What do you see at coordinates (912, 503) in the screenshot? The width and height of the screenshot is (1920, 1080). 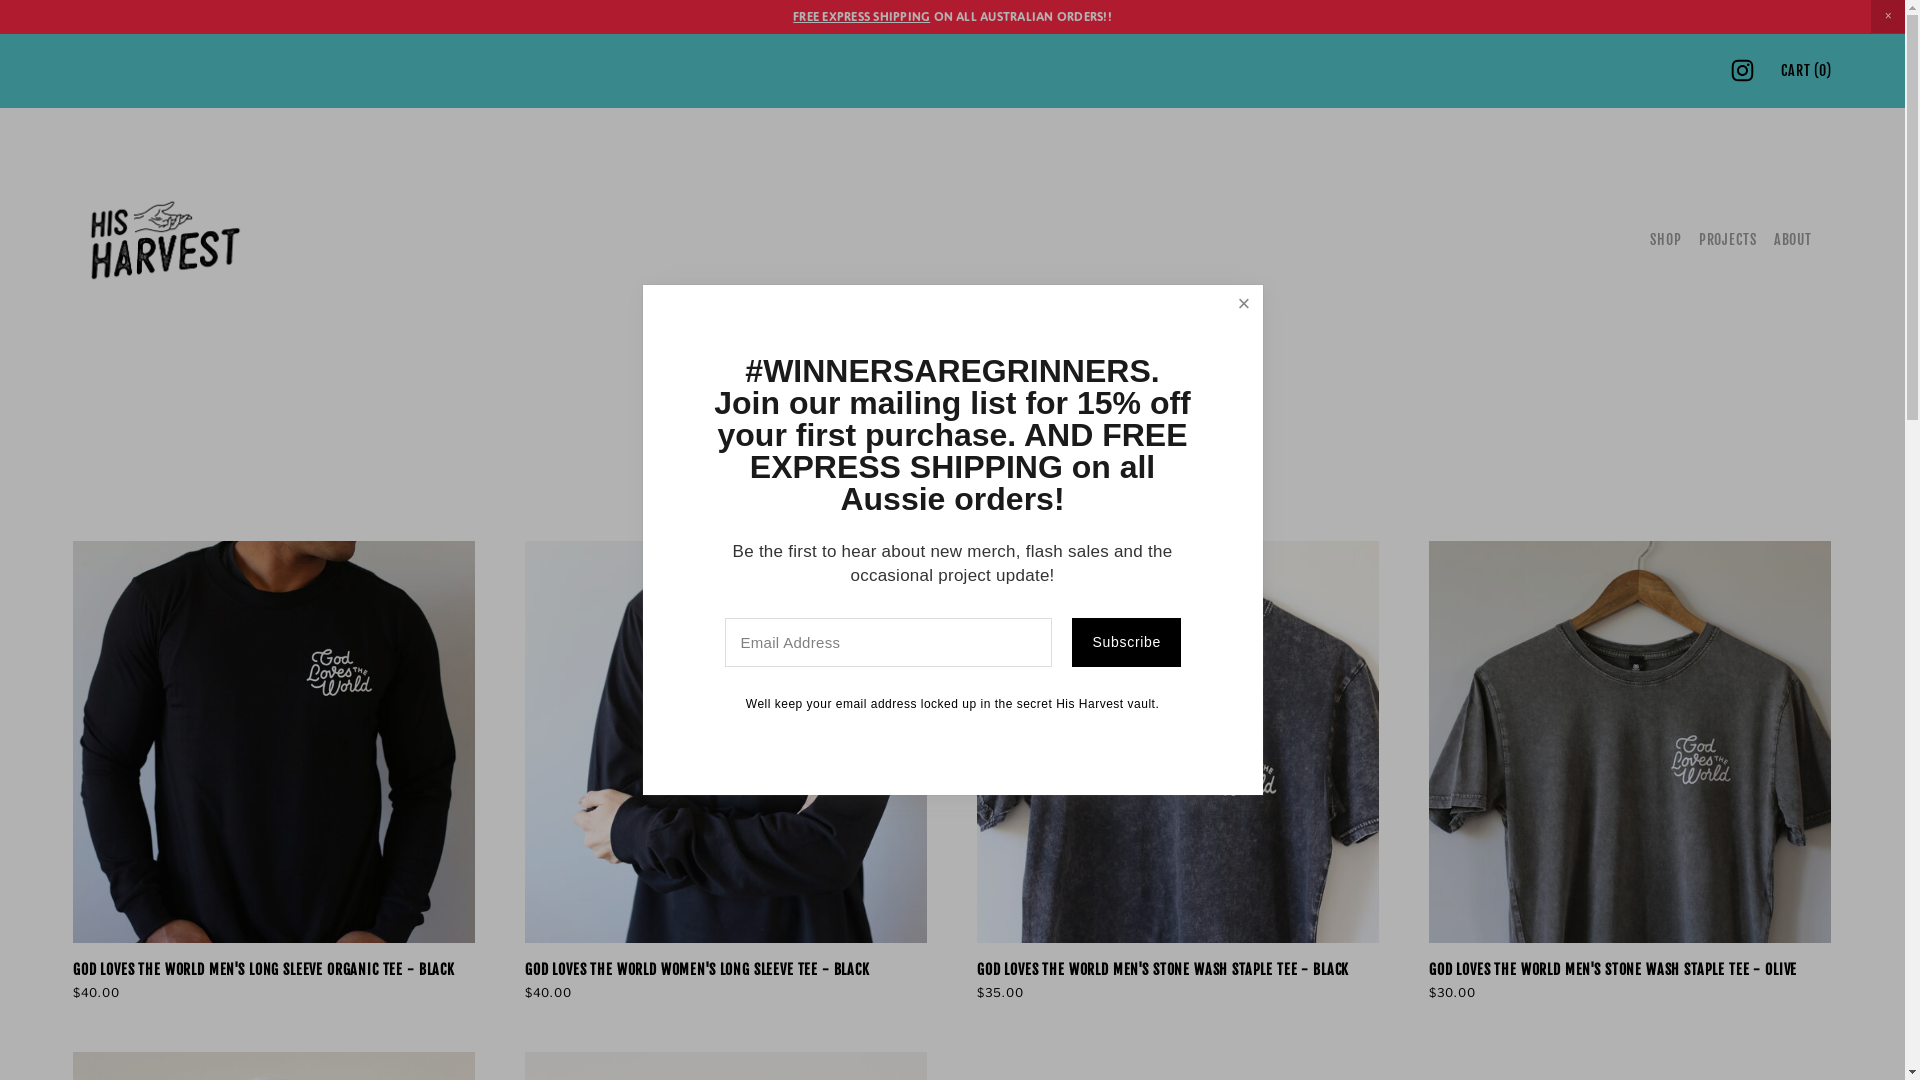 I see `'ALL'` at bounding box center [912, 503].